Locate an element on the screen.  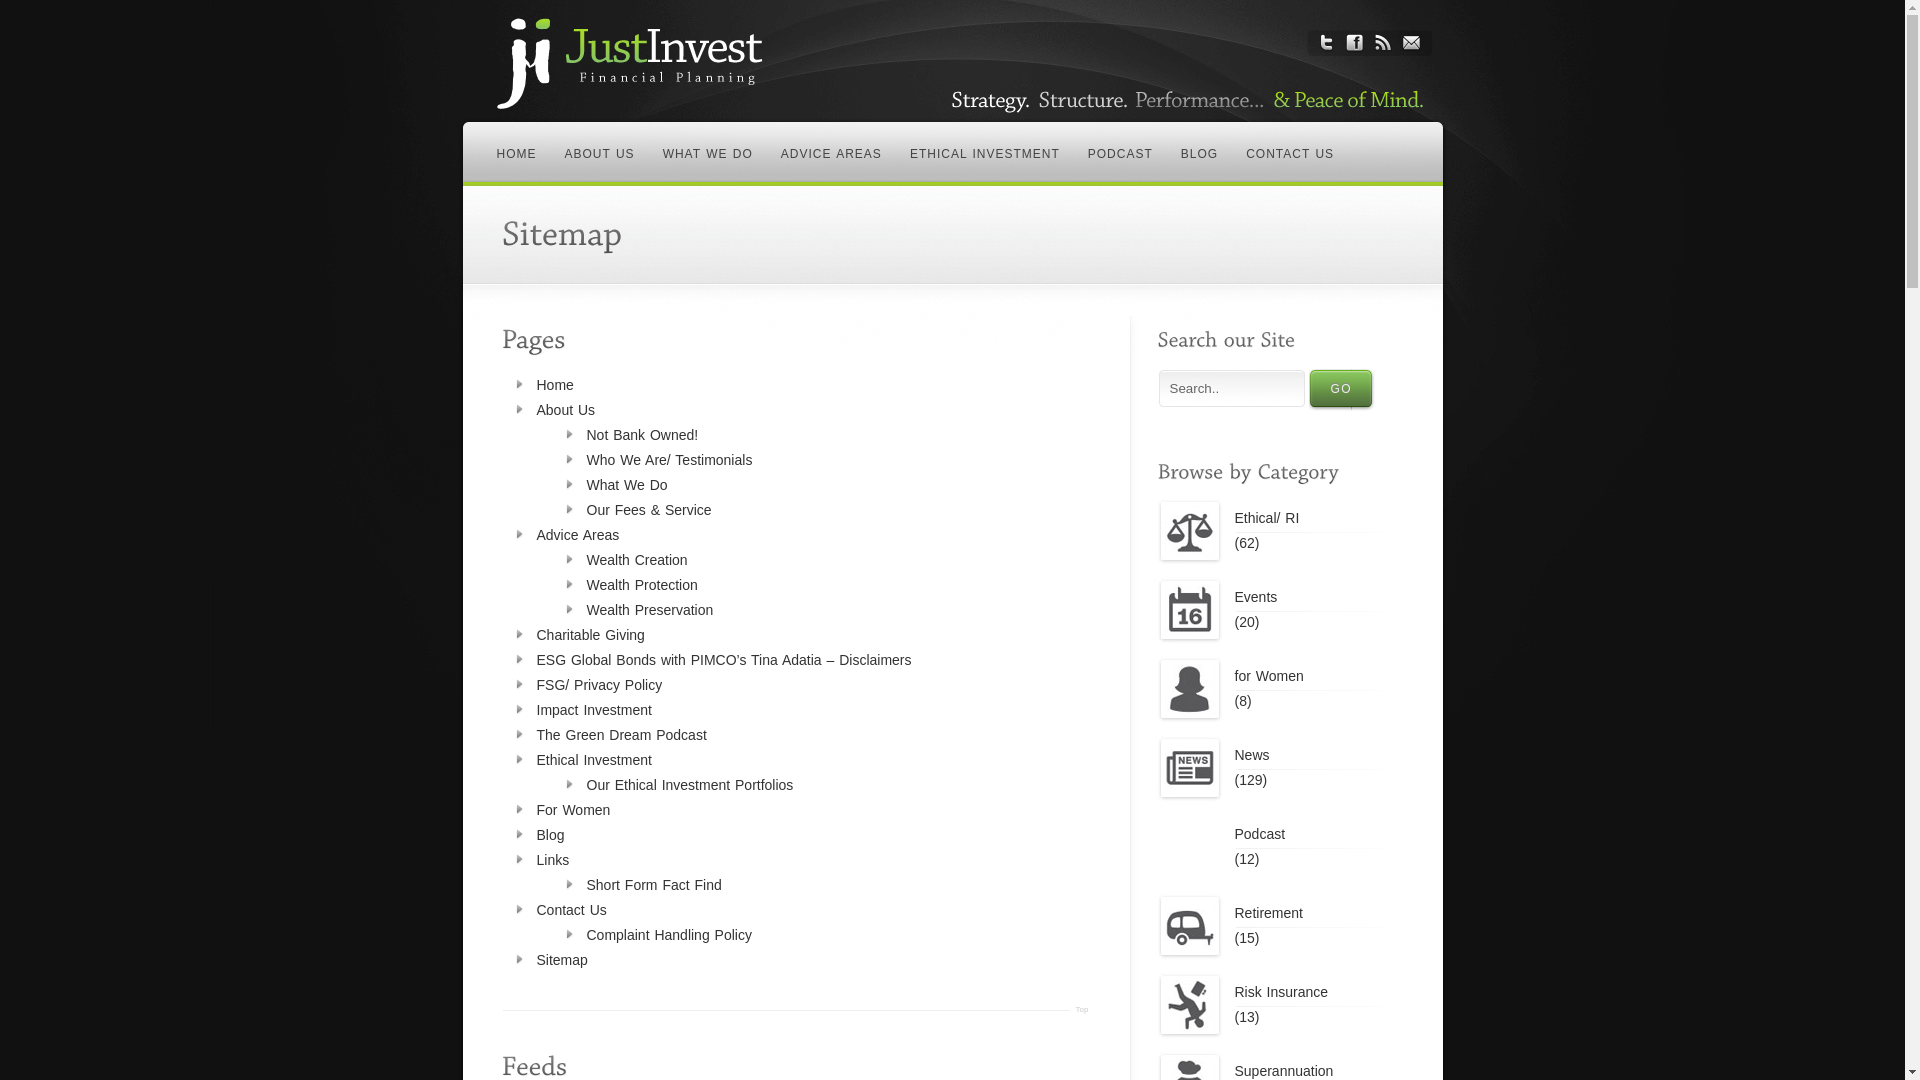
'Charitable Giving' is located at coordinates (589, 635).